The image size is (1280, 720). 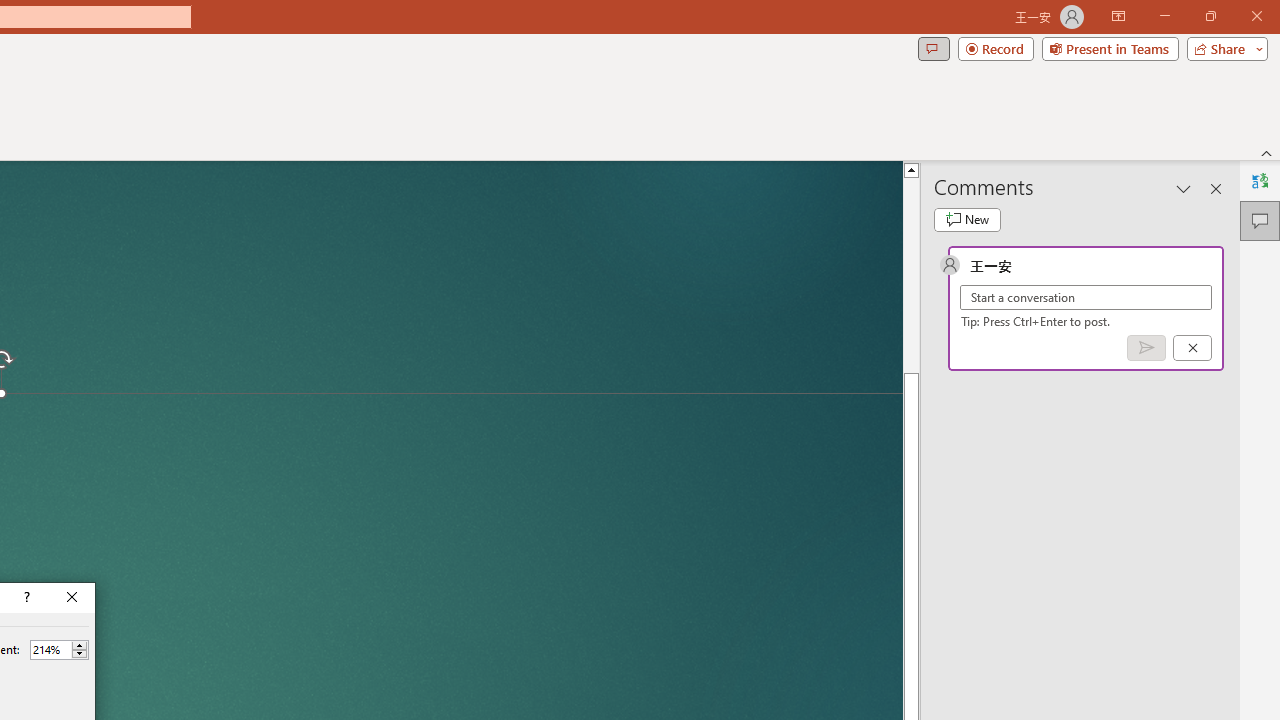 What do you see at coordinates (25, 596) in the screenshot?
I see `'Context help'` at bounding box center [25, 596].